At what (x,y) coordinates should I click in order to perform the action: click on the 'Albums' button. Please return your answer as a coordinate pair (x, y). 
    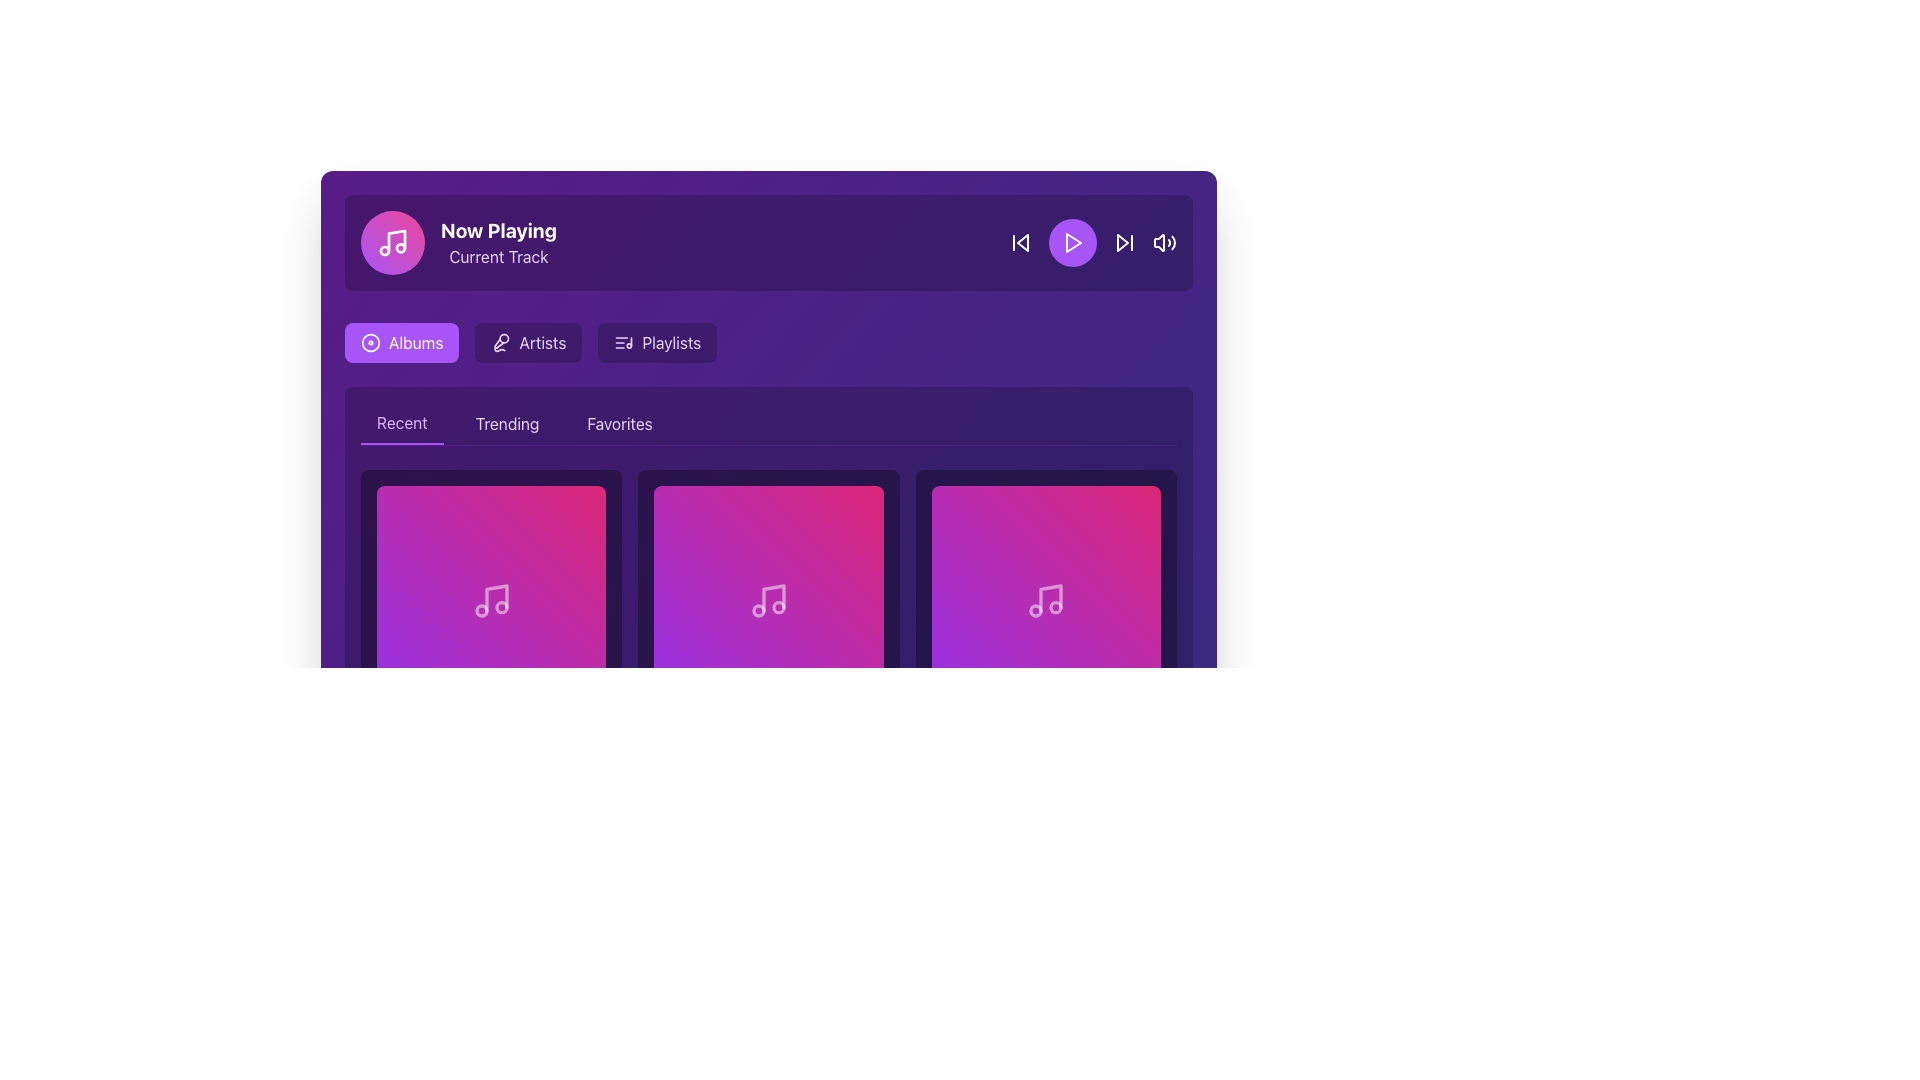
    Looking at the image, I should click on (401, 342).